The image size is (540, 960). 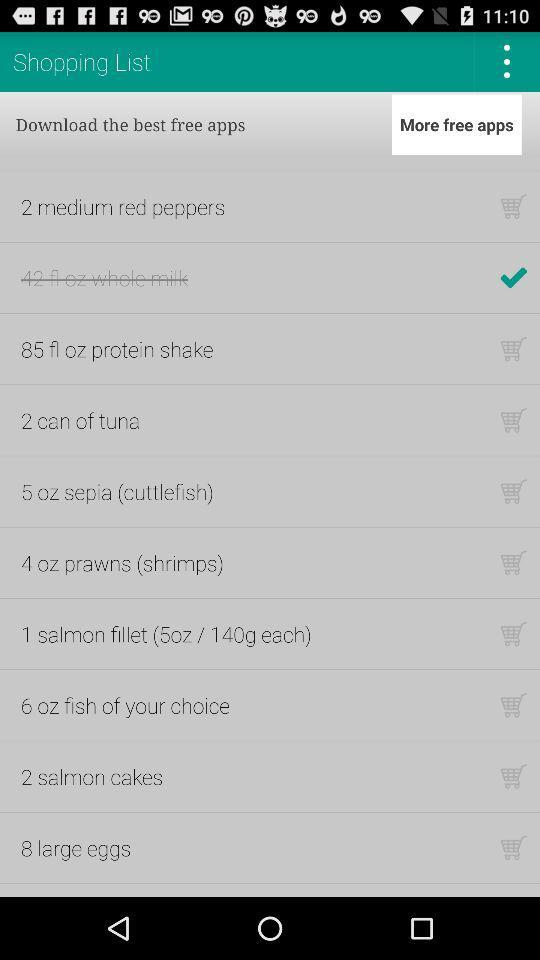 I want to click on the item above 5 oz sepia item, so click(x=79, y=419).